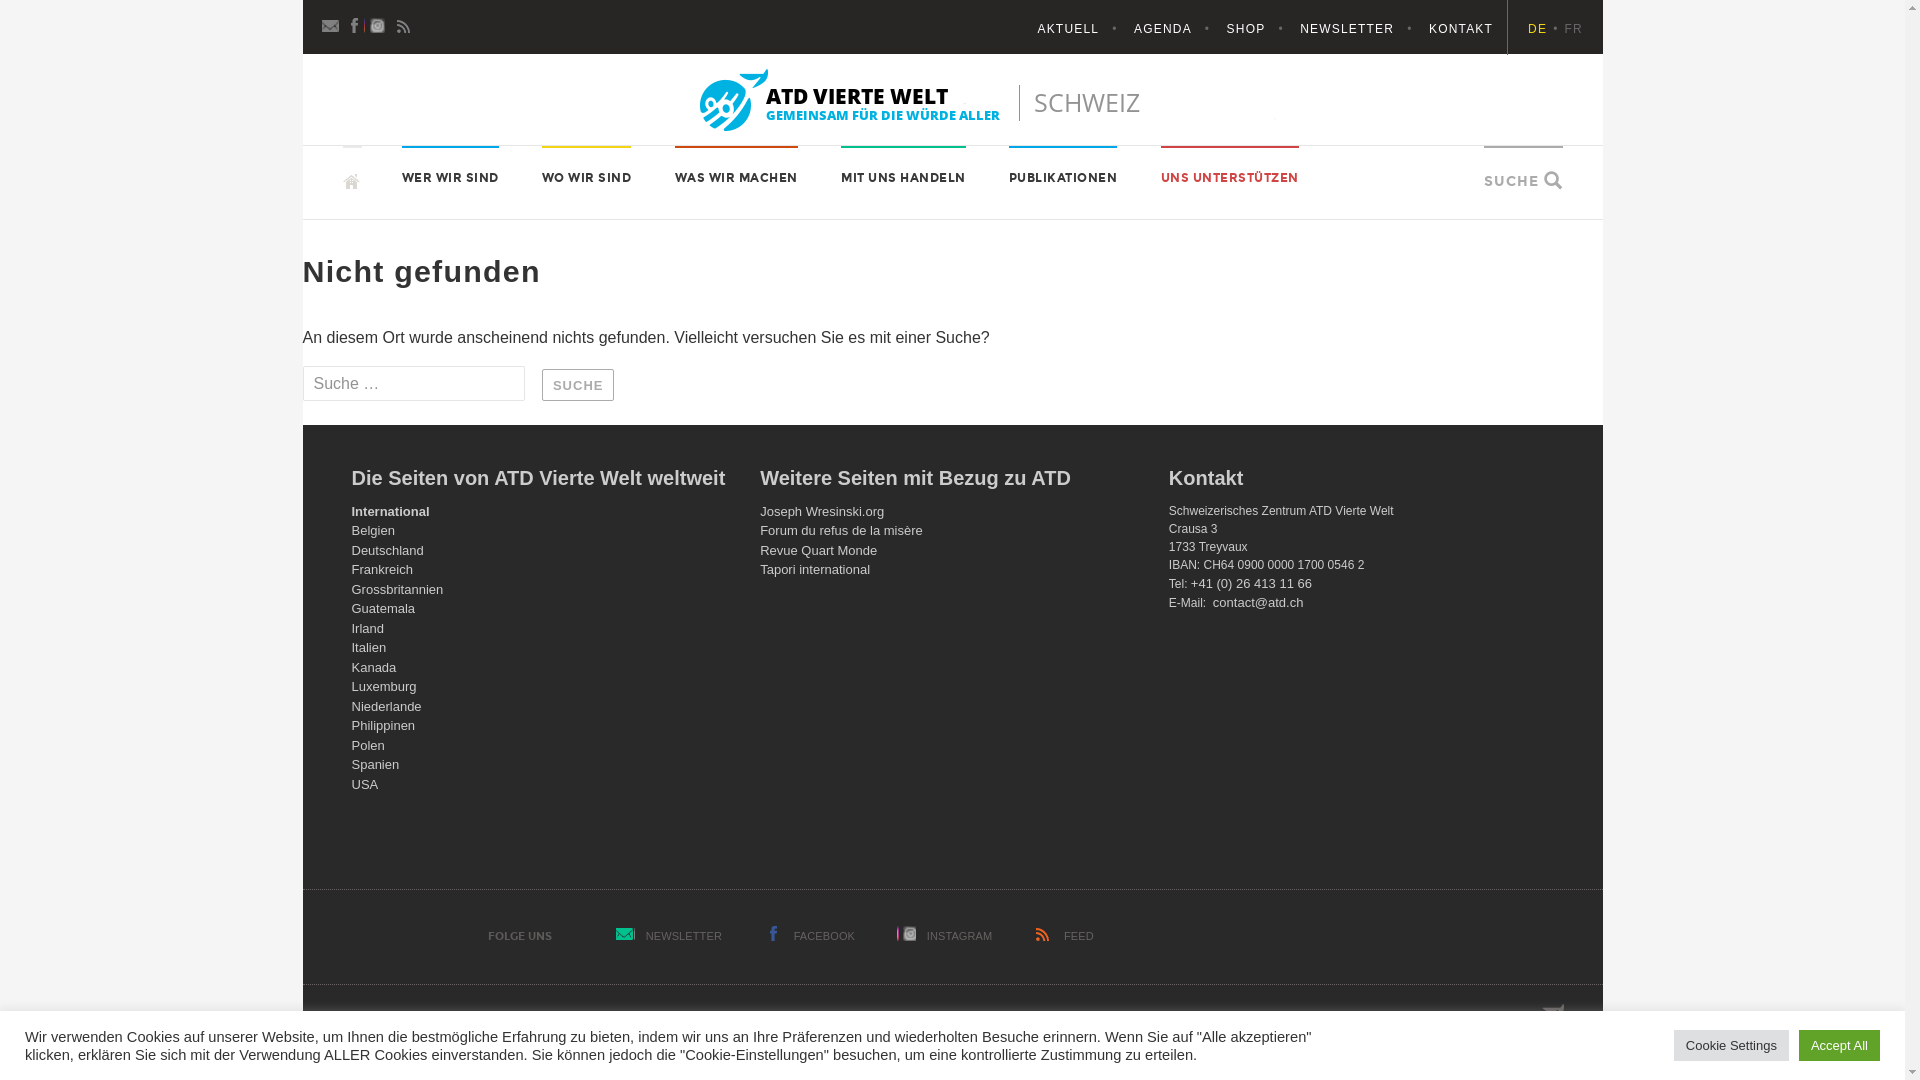  Describe the element at coordinates (1078, 936) in the screenshot. I see `'FEED'` at that location.